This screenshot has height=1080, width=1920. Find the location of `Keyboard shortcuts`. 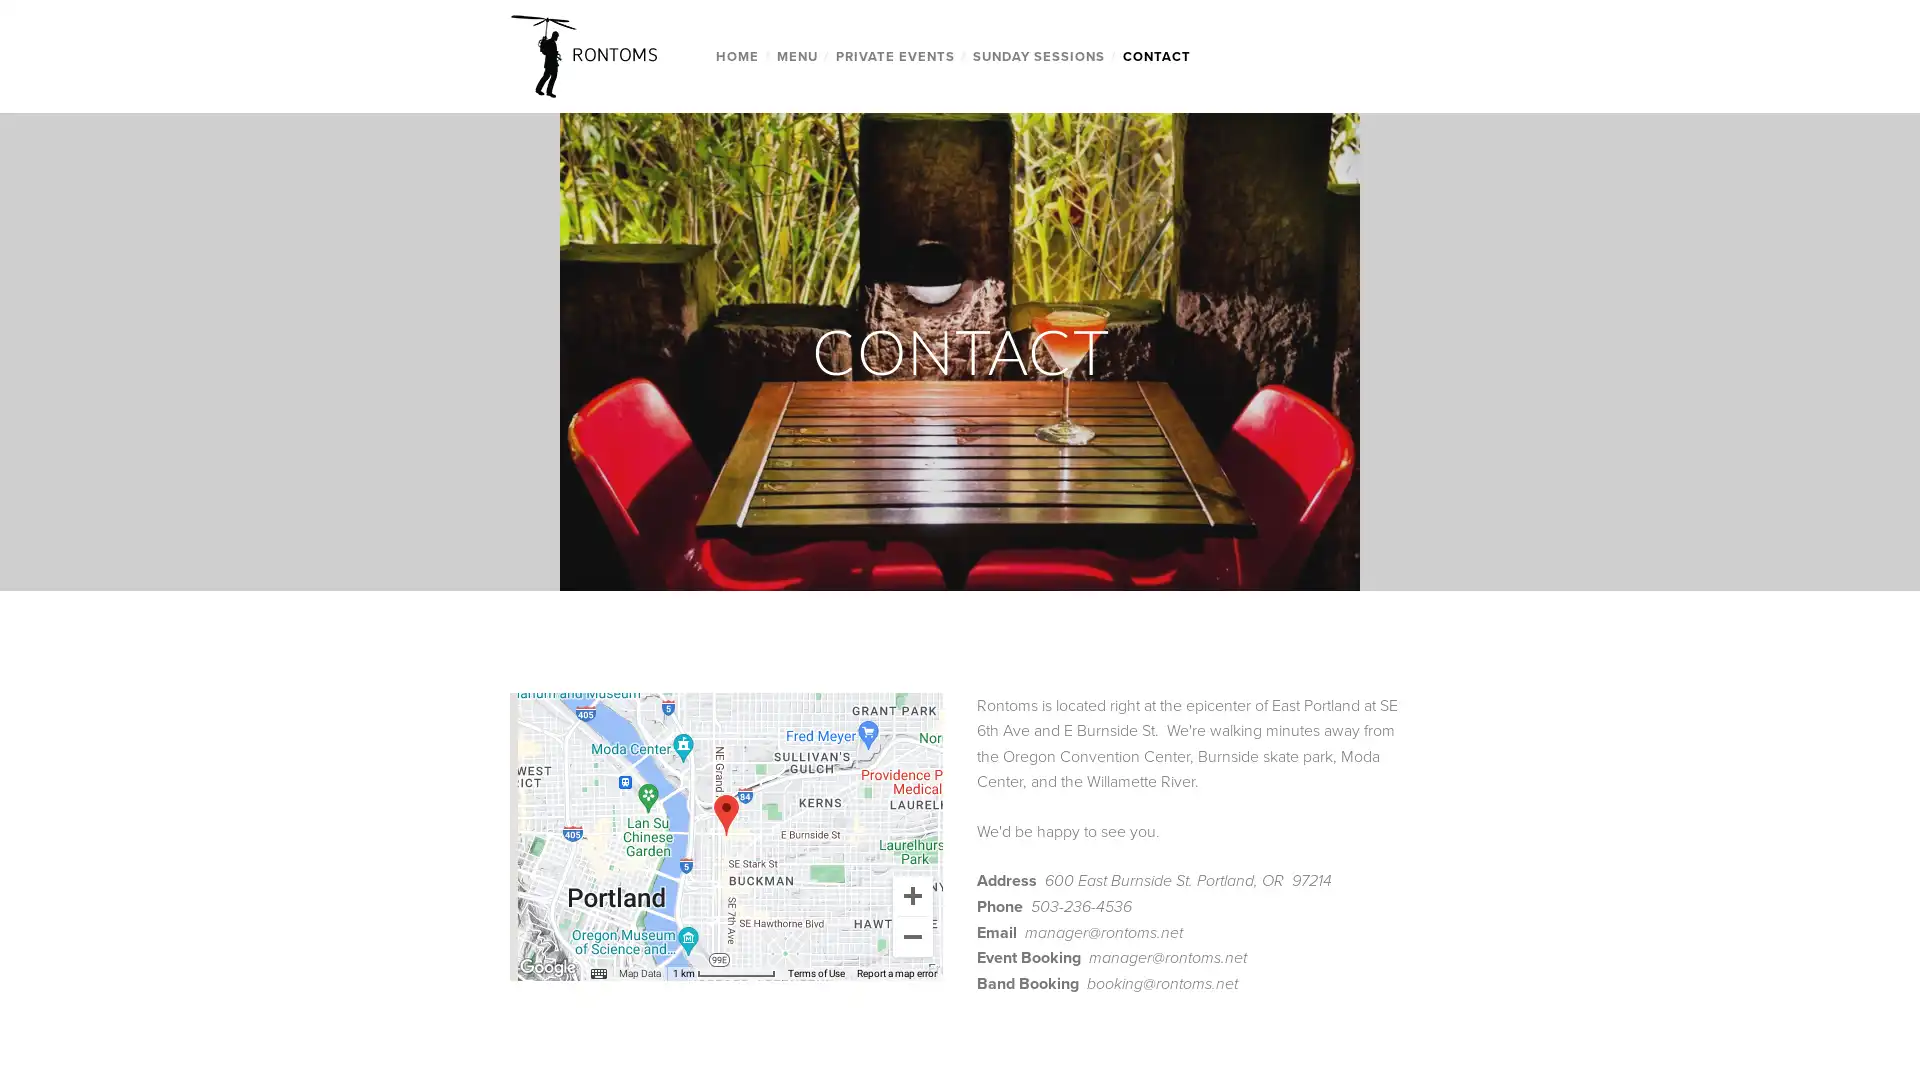

Keyboard shortcuts is located at coordinates (565, 971).